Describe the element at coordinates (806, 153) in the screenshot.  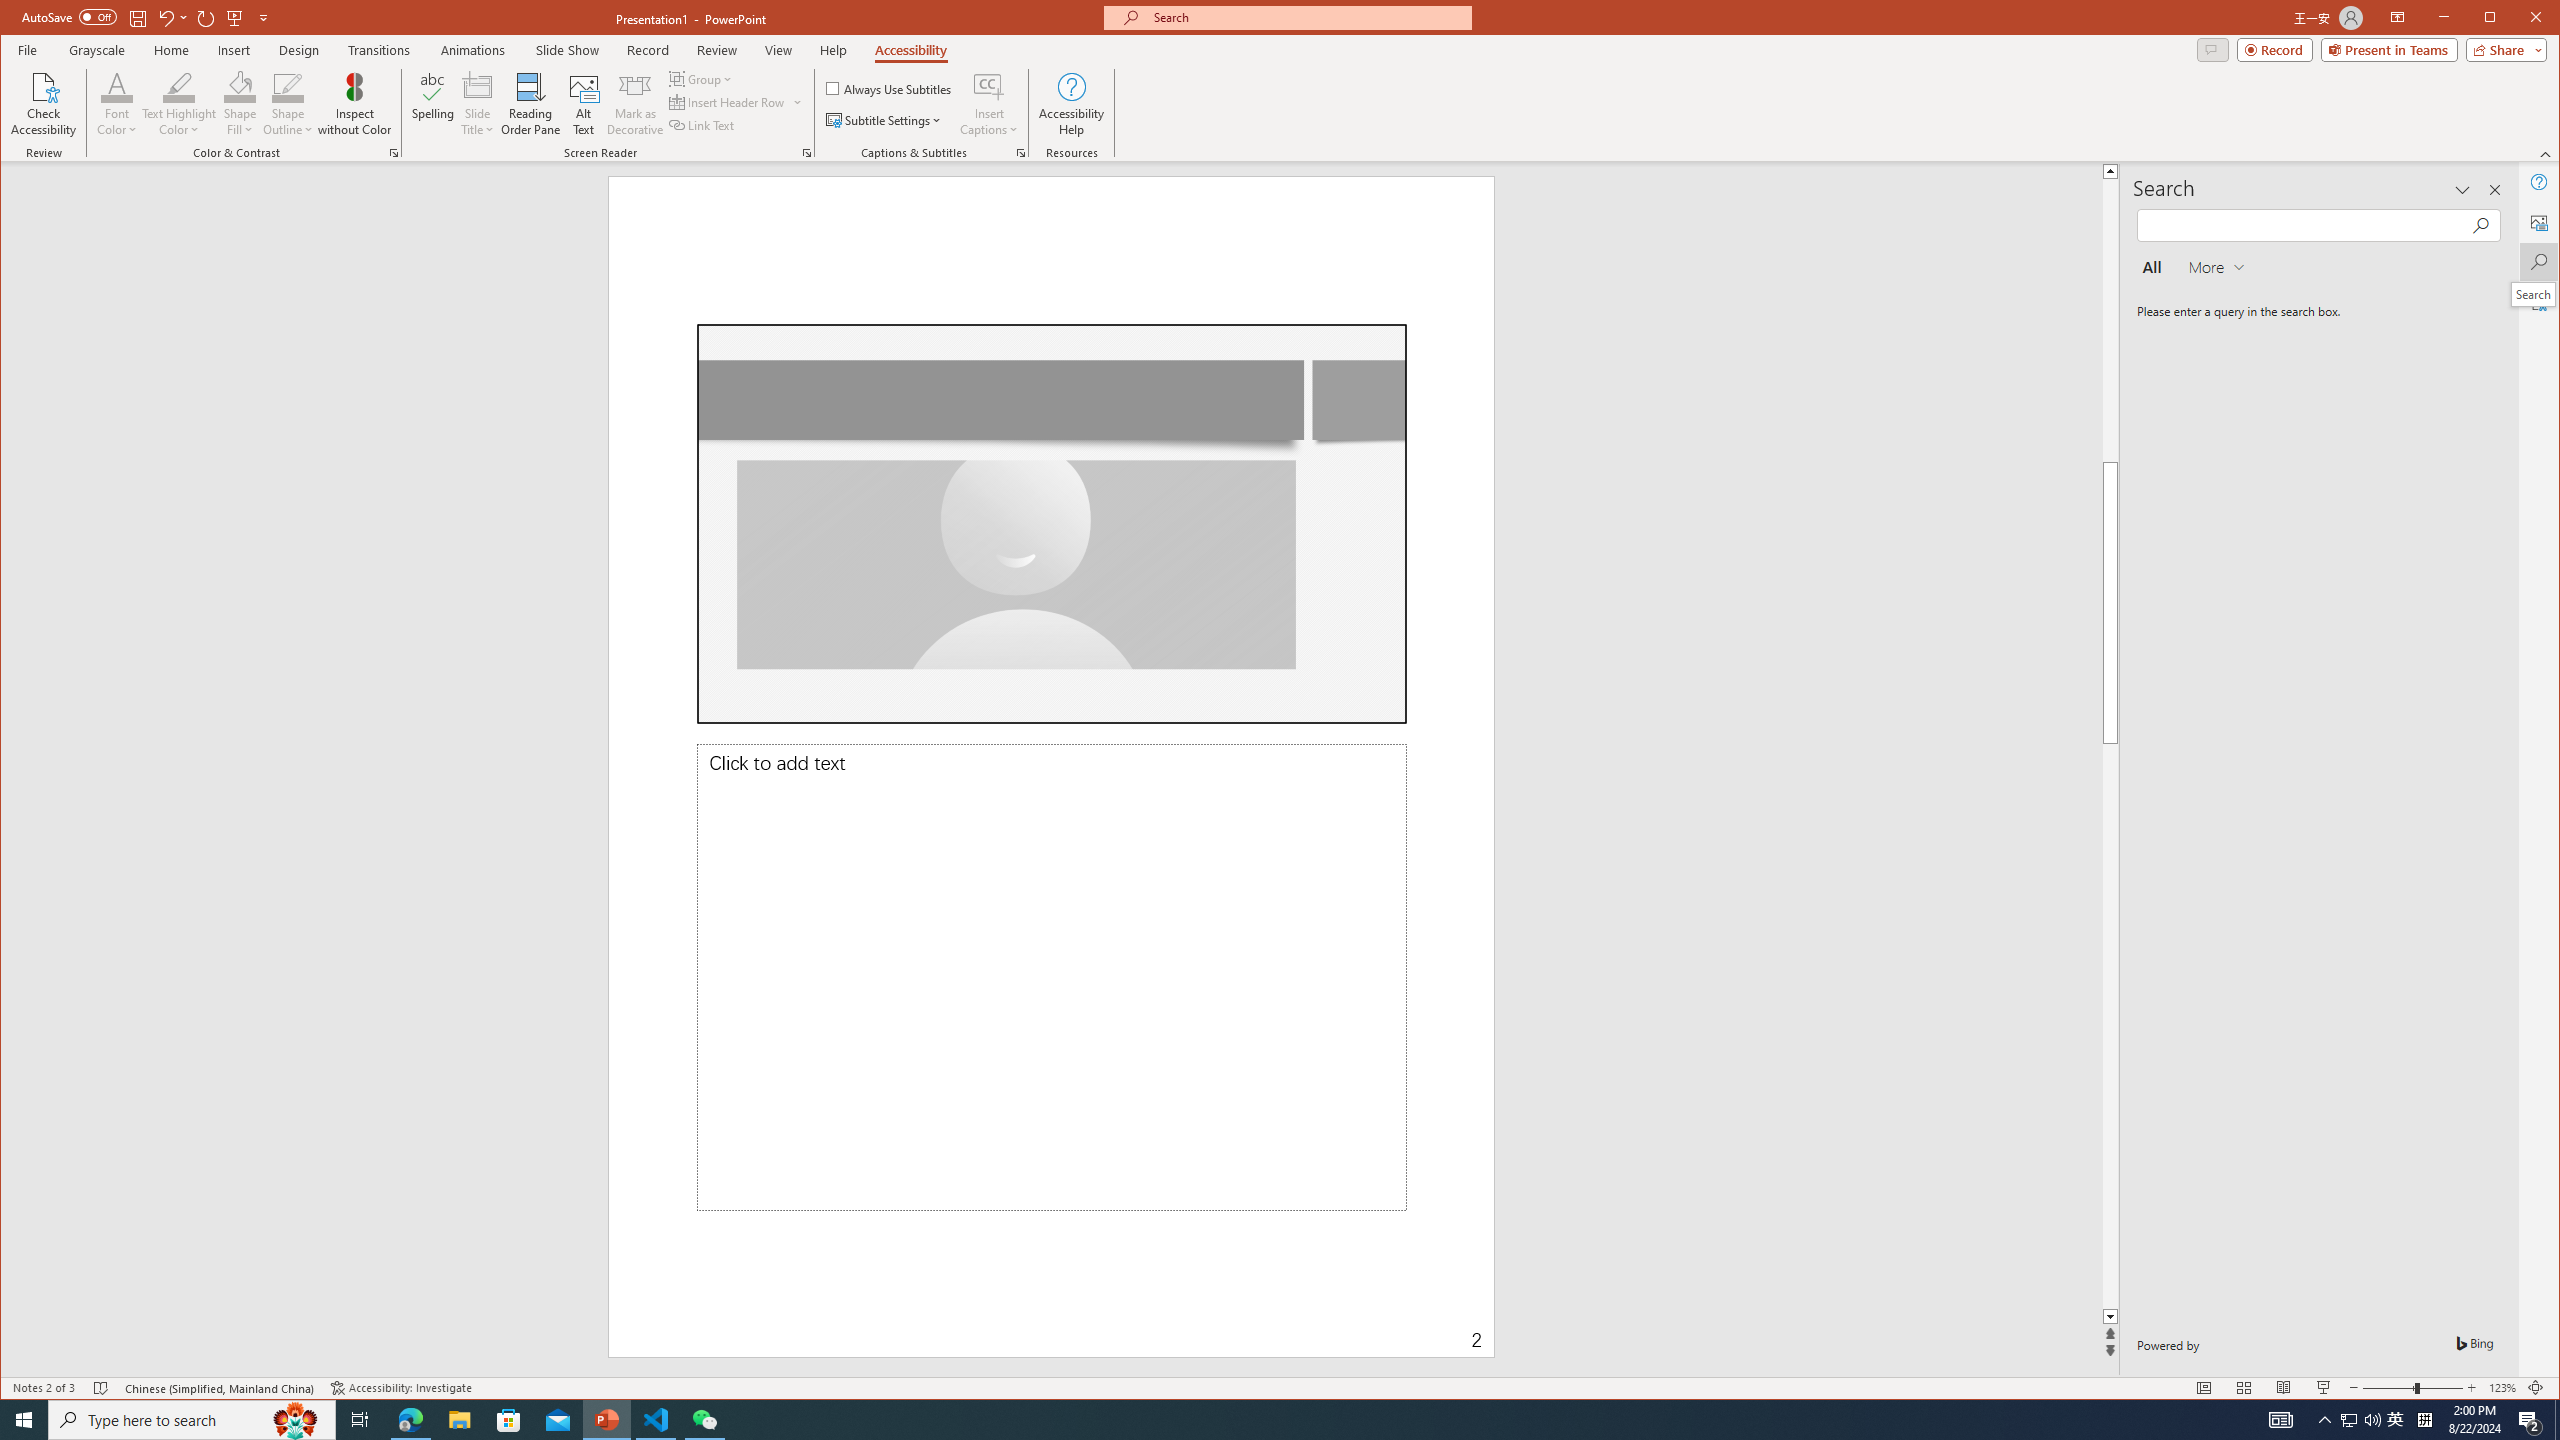
I see `'Screen Reader'` at that location.